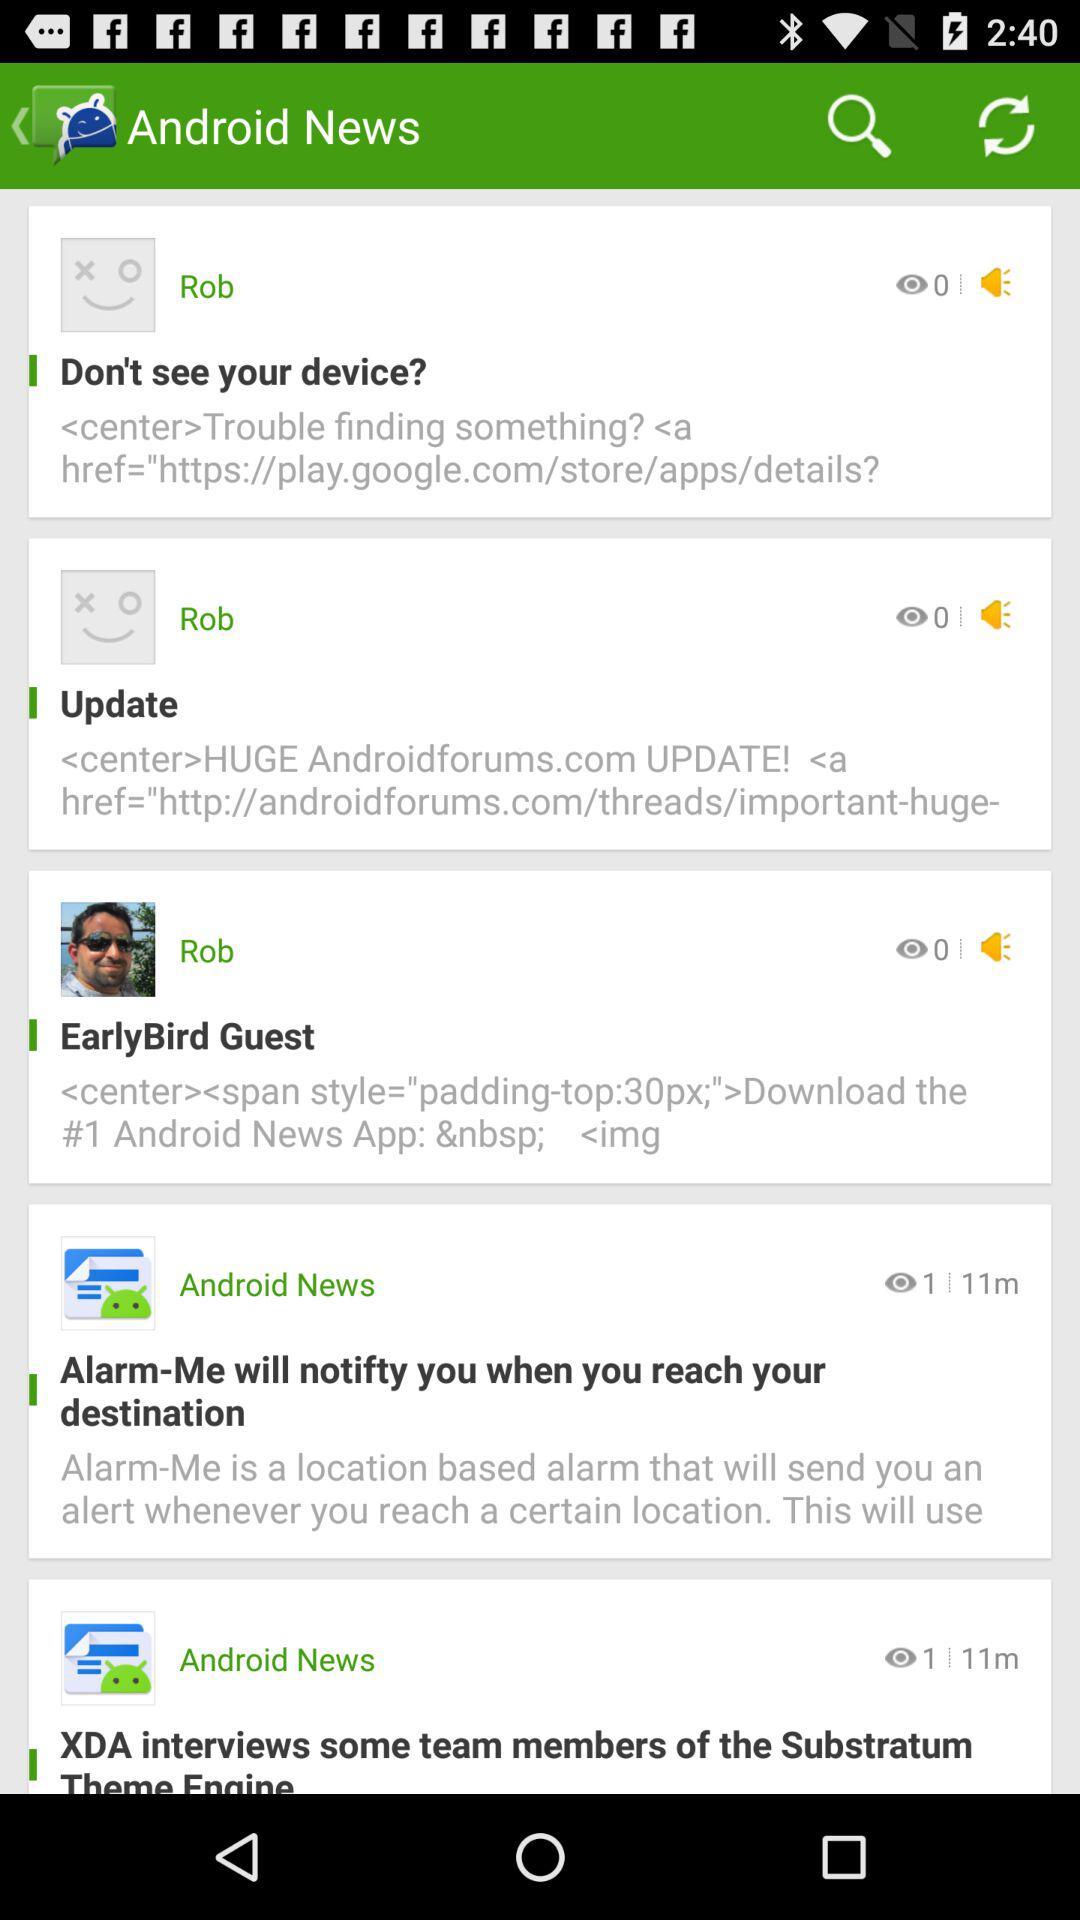 This screenshot has height=1920, width=1080. I want to click on the item below the earlybird guest item, so click(540, 1124).